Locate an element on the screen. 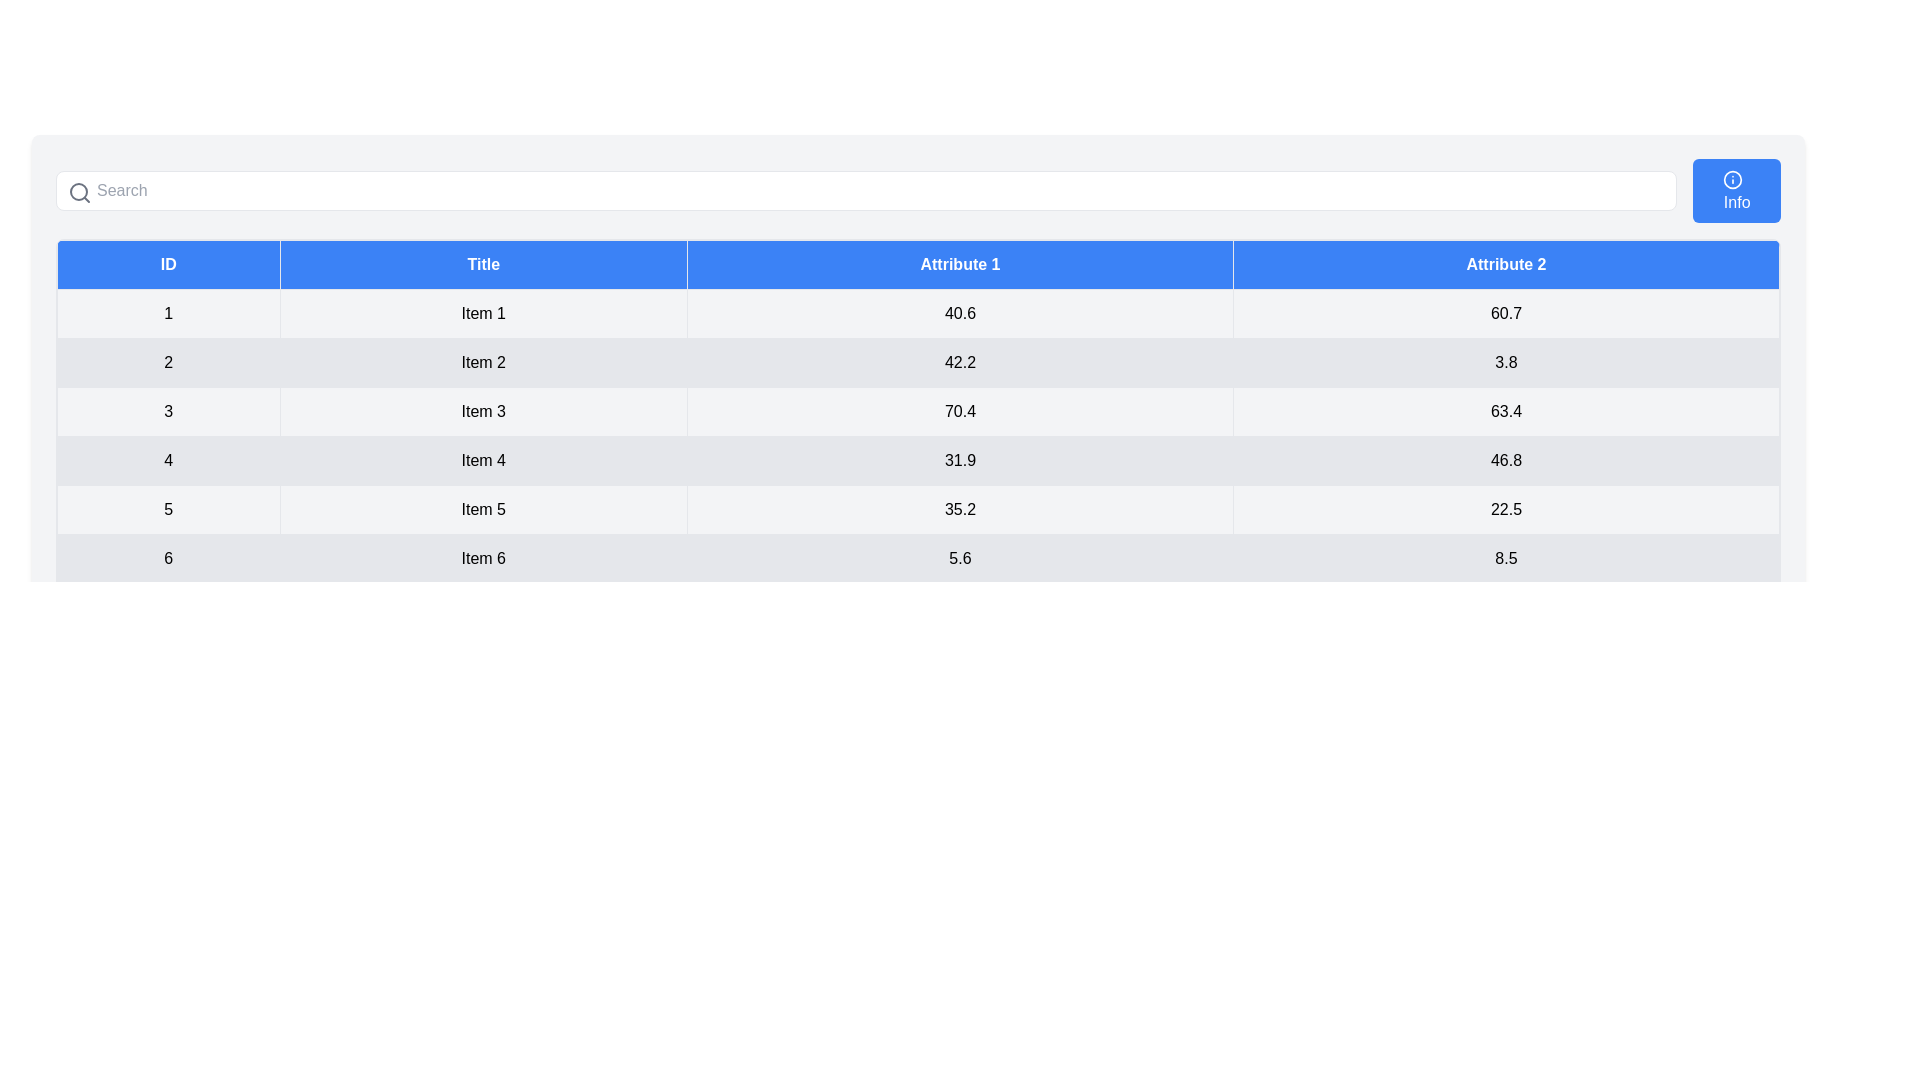 Image resolution: width=1920 pixels, height=1080 pixels. the column header Attribute 1 to sort the table by that column is located at coordinates (960, 264).